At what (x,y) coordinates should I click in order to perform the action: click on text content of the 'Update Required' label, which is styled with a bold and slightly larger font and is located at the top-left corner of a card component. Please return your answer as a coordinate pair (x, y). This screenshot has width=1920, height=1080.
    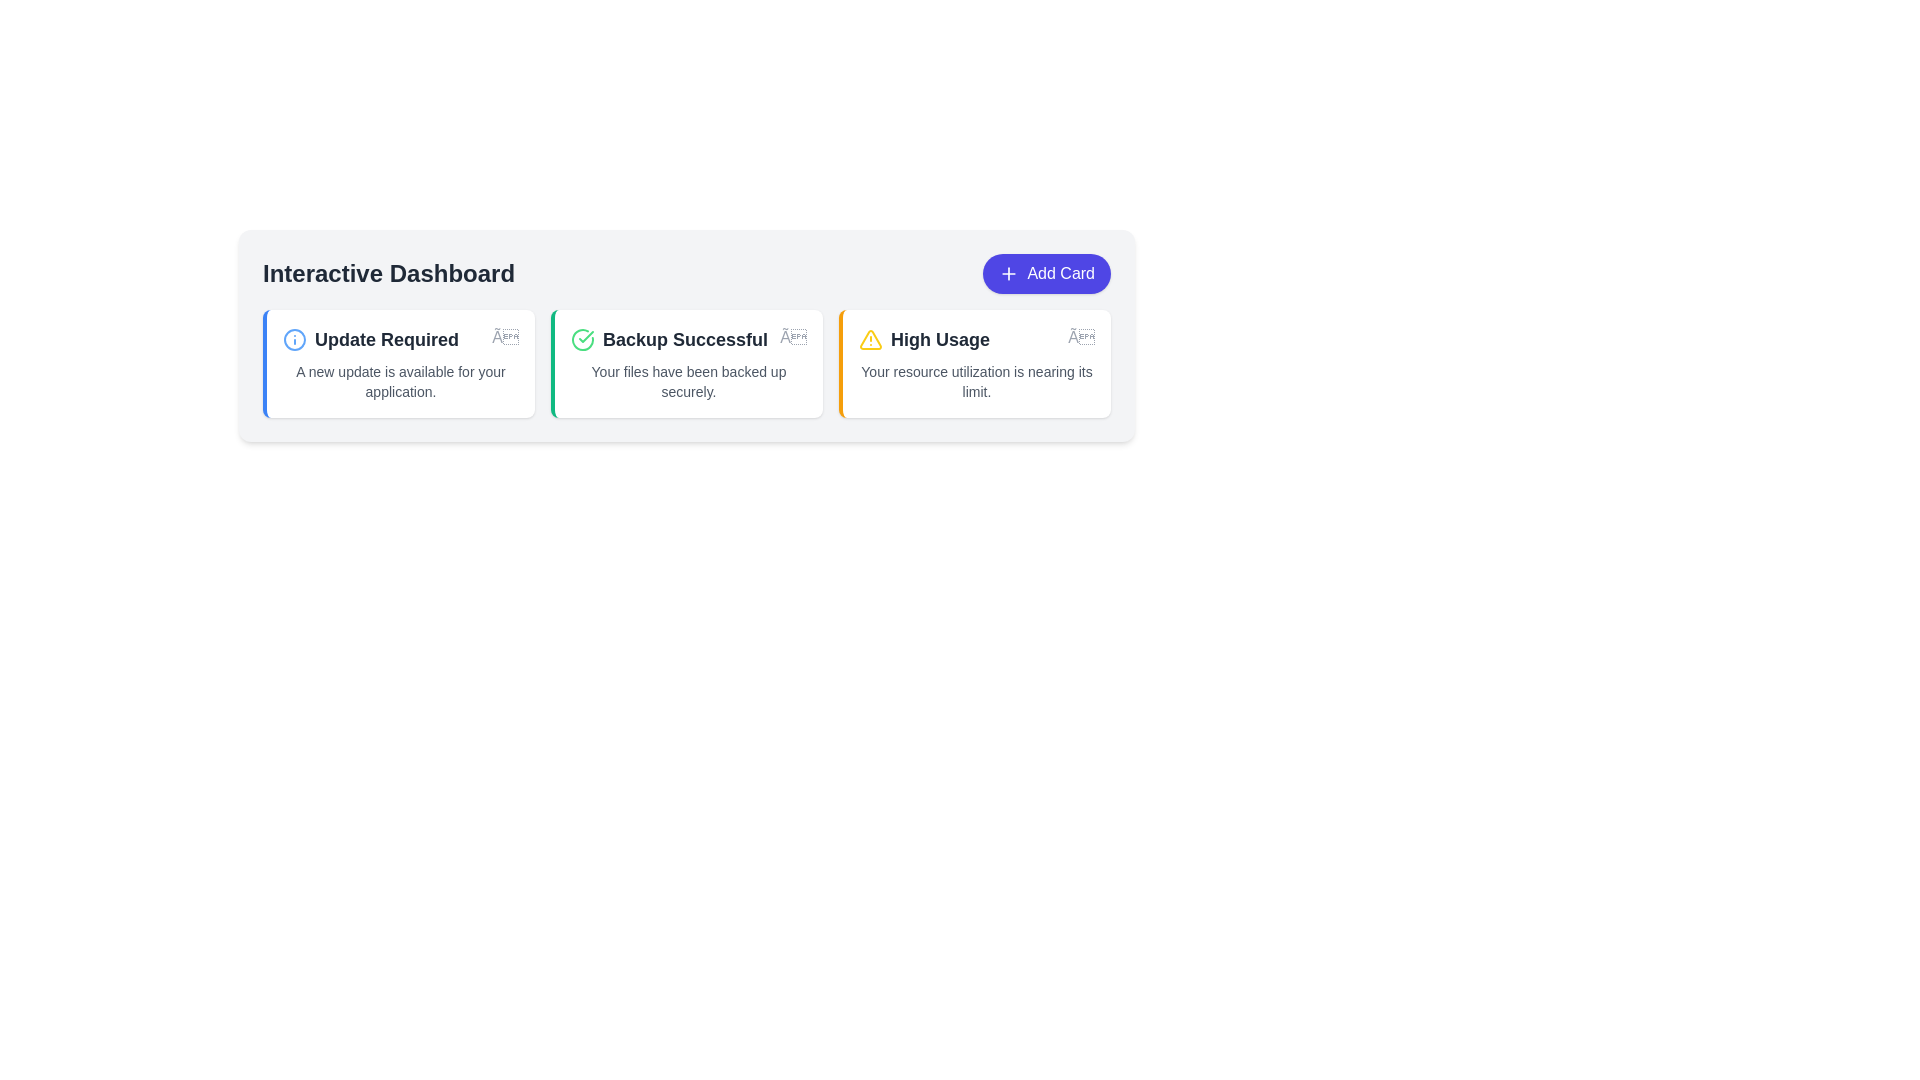
    Looking at the image, I should click on (400, 338).